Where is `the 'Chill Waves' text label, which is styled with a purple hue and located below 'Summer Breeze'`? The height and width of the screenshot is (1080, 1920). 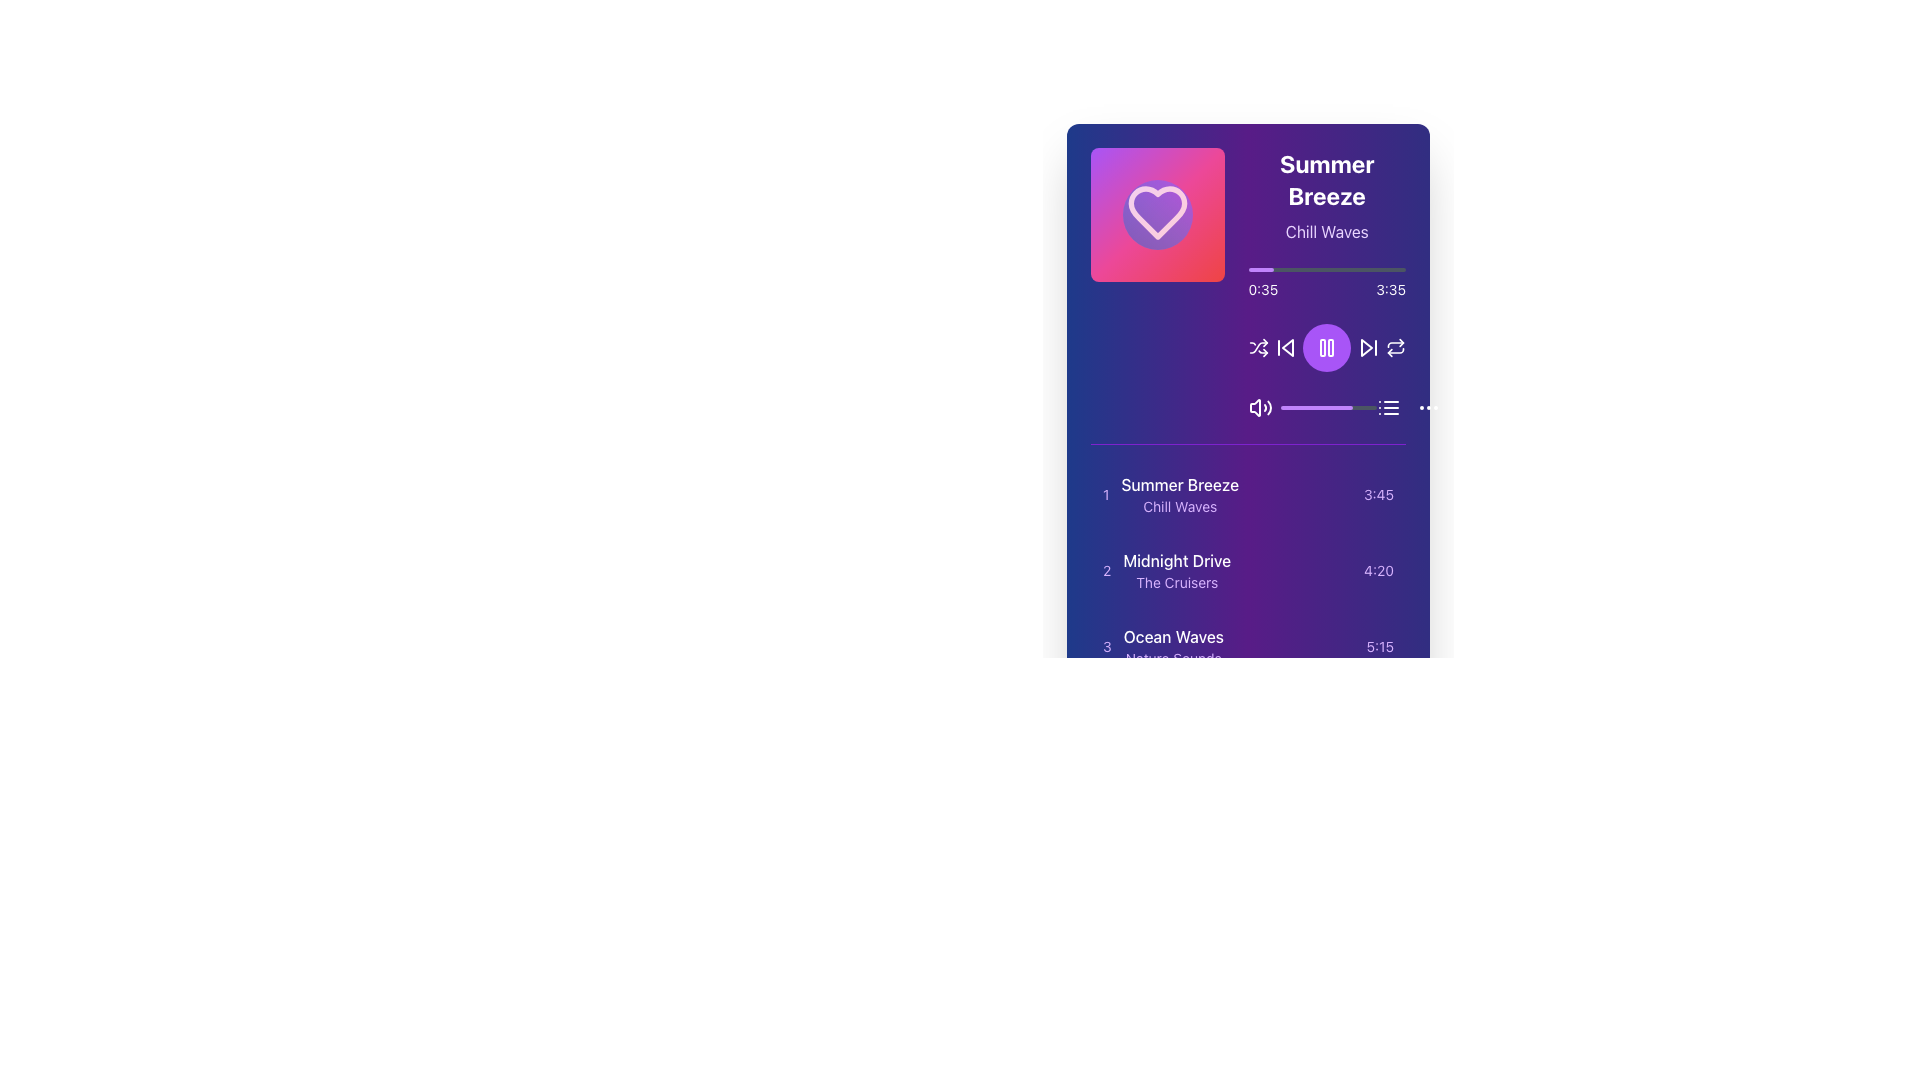
the 'Chill Waves' text label, which is styled with a purple hue and located below 'Summer Breeze' is located at coordinates (1327, 230).